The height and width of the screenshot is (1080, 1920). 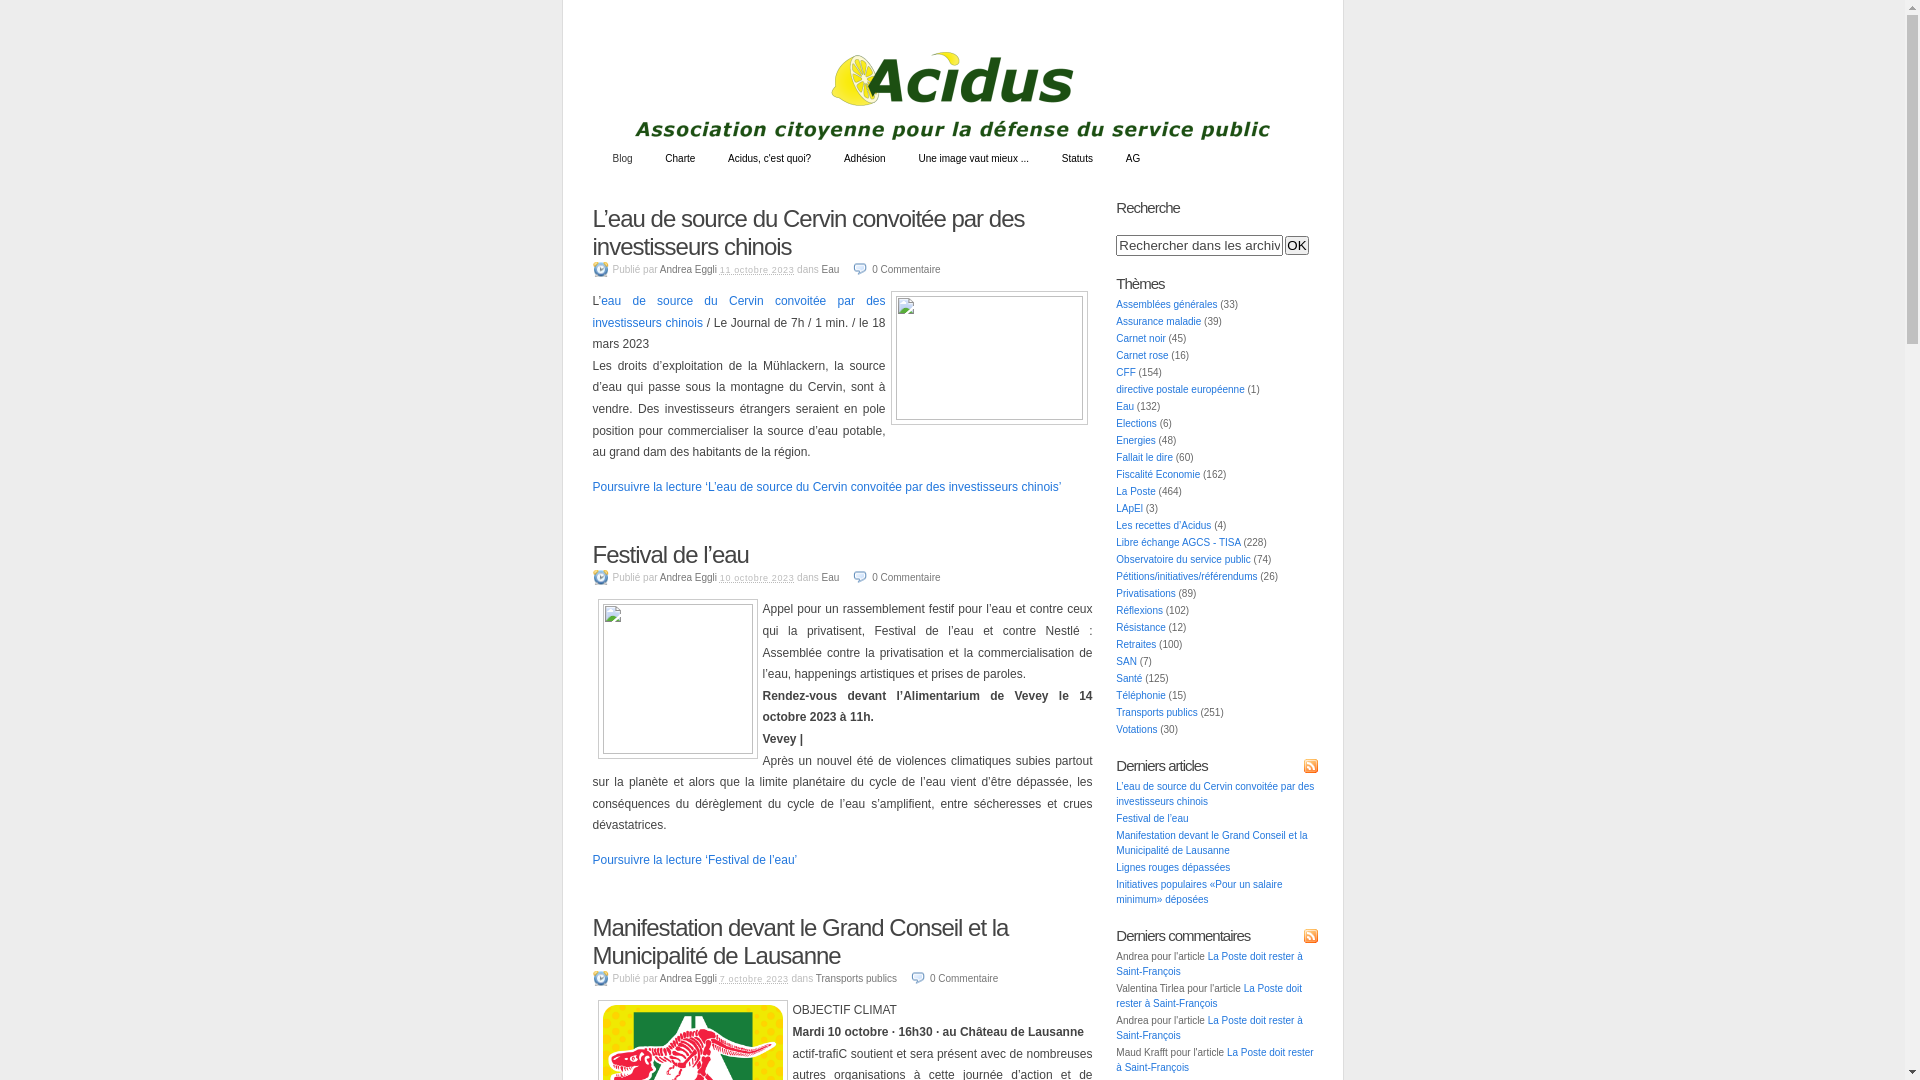 I want to click on 'SAN', so click(x=1126, y=661).